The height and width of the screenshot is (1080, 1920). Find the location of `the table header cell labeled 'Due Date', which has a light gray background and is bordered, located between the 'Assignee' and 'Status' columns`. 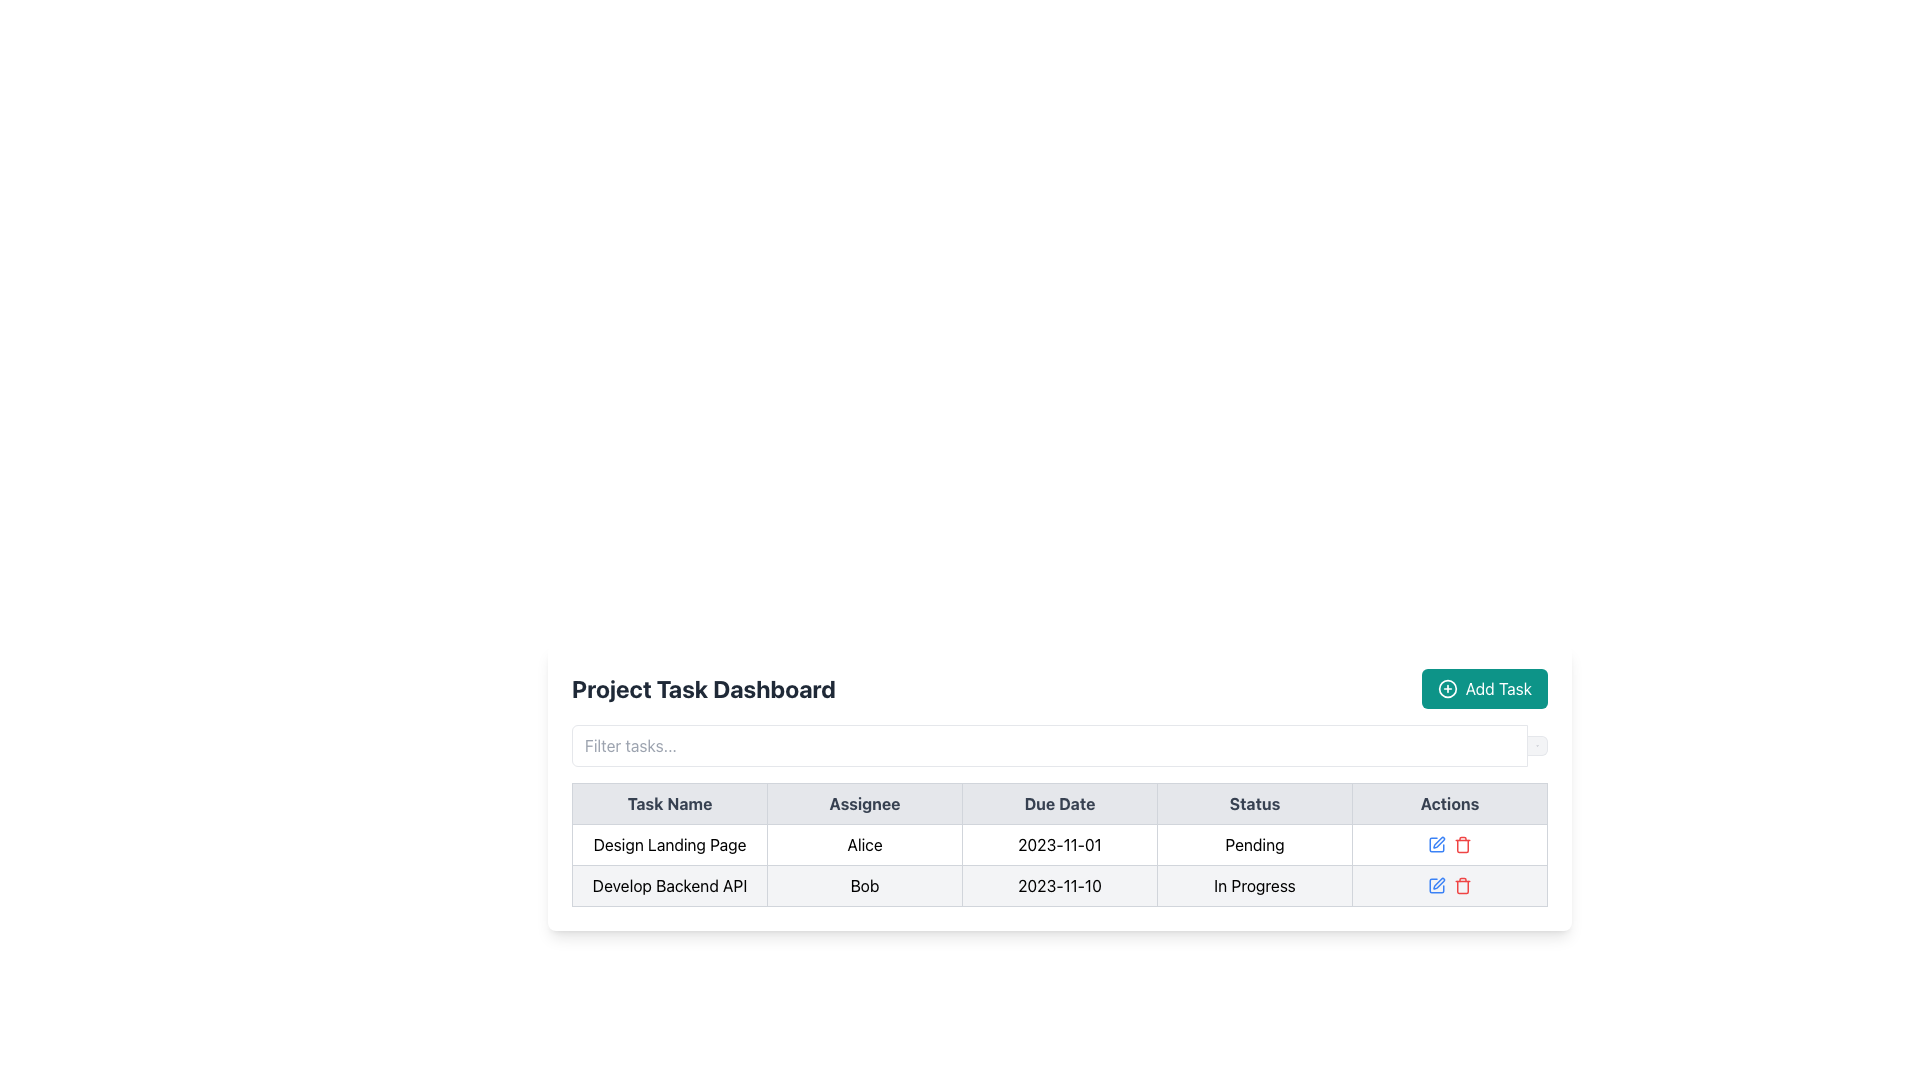

the table header cell labeled 'Due Date', which has a light gray background and is bordered, located between the 'Assignee' and 'Status' columns is located at coordinates (1059, 802).